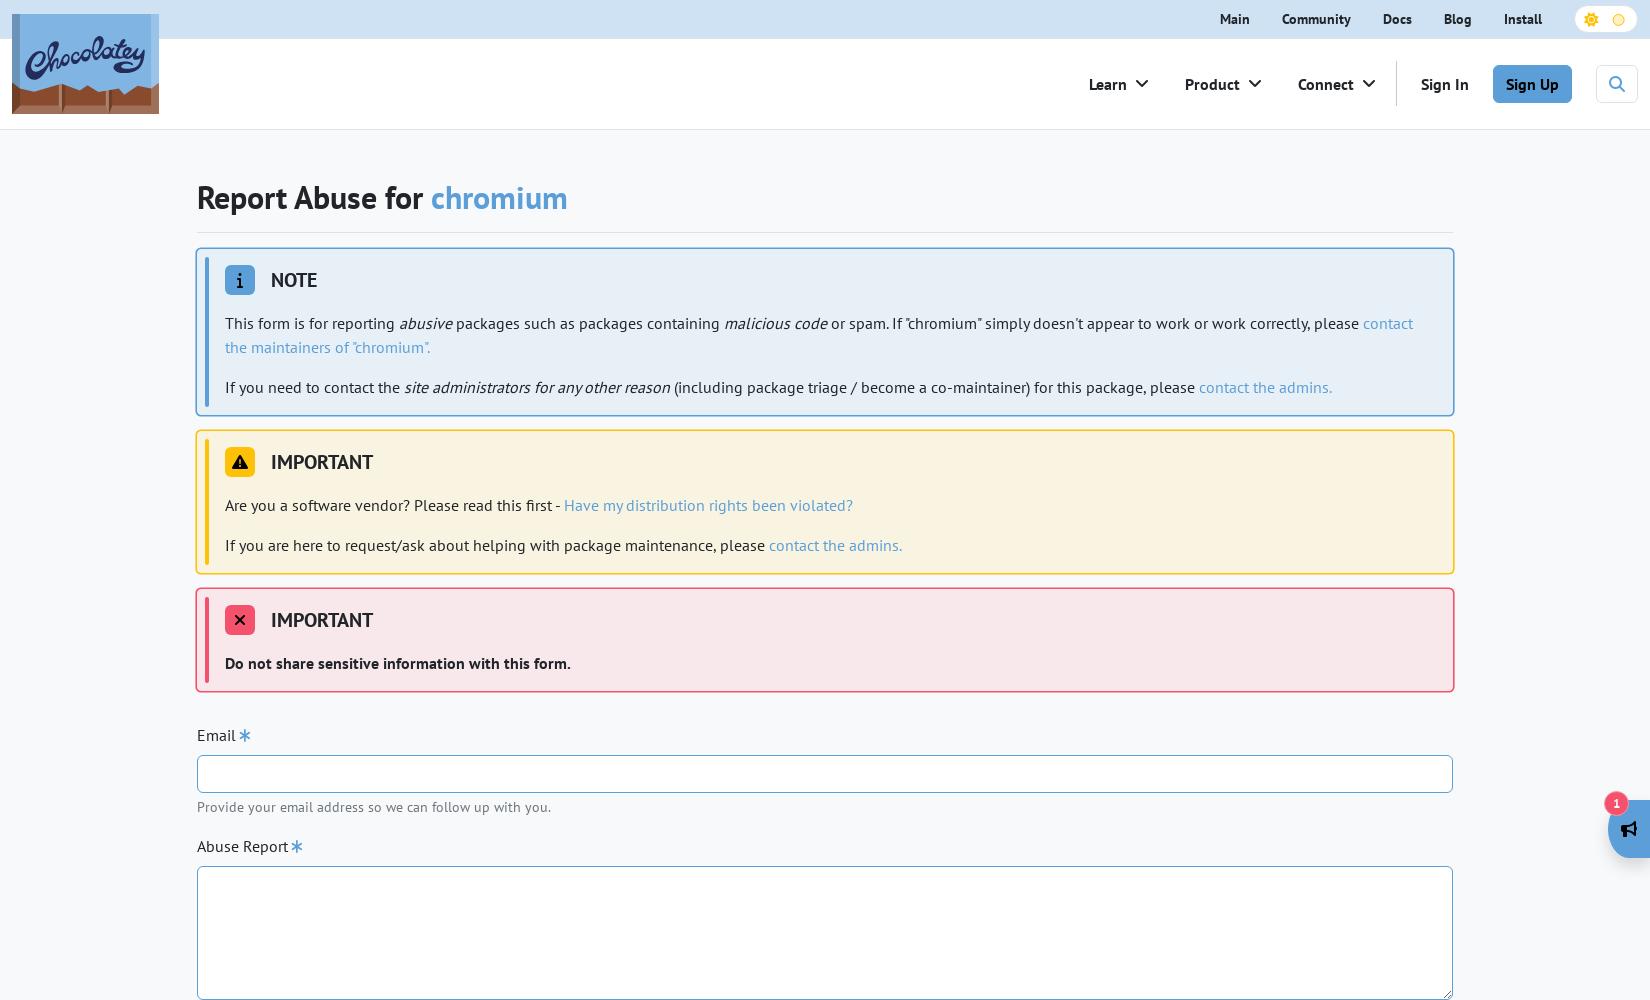  What do you see at coordinates (1326, 82) in the screenshot?
I see `'Connect'` at bounding box center [1326, 82].